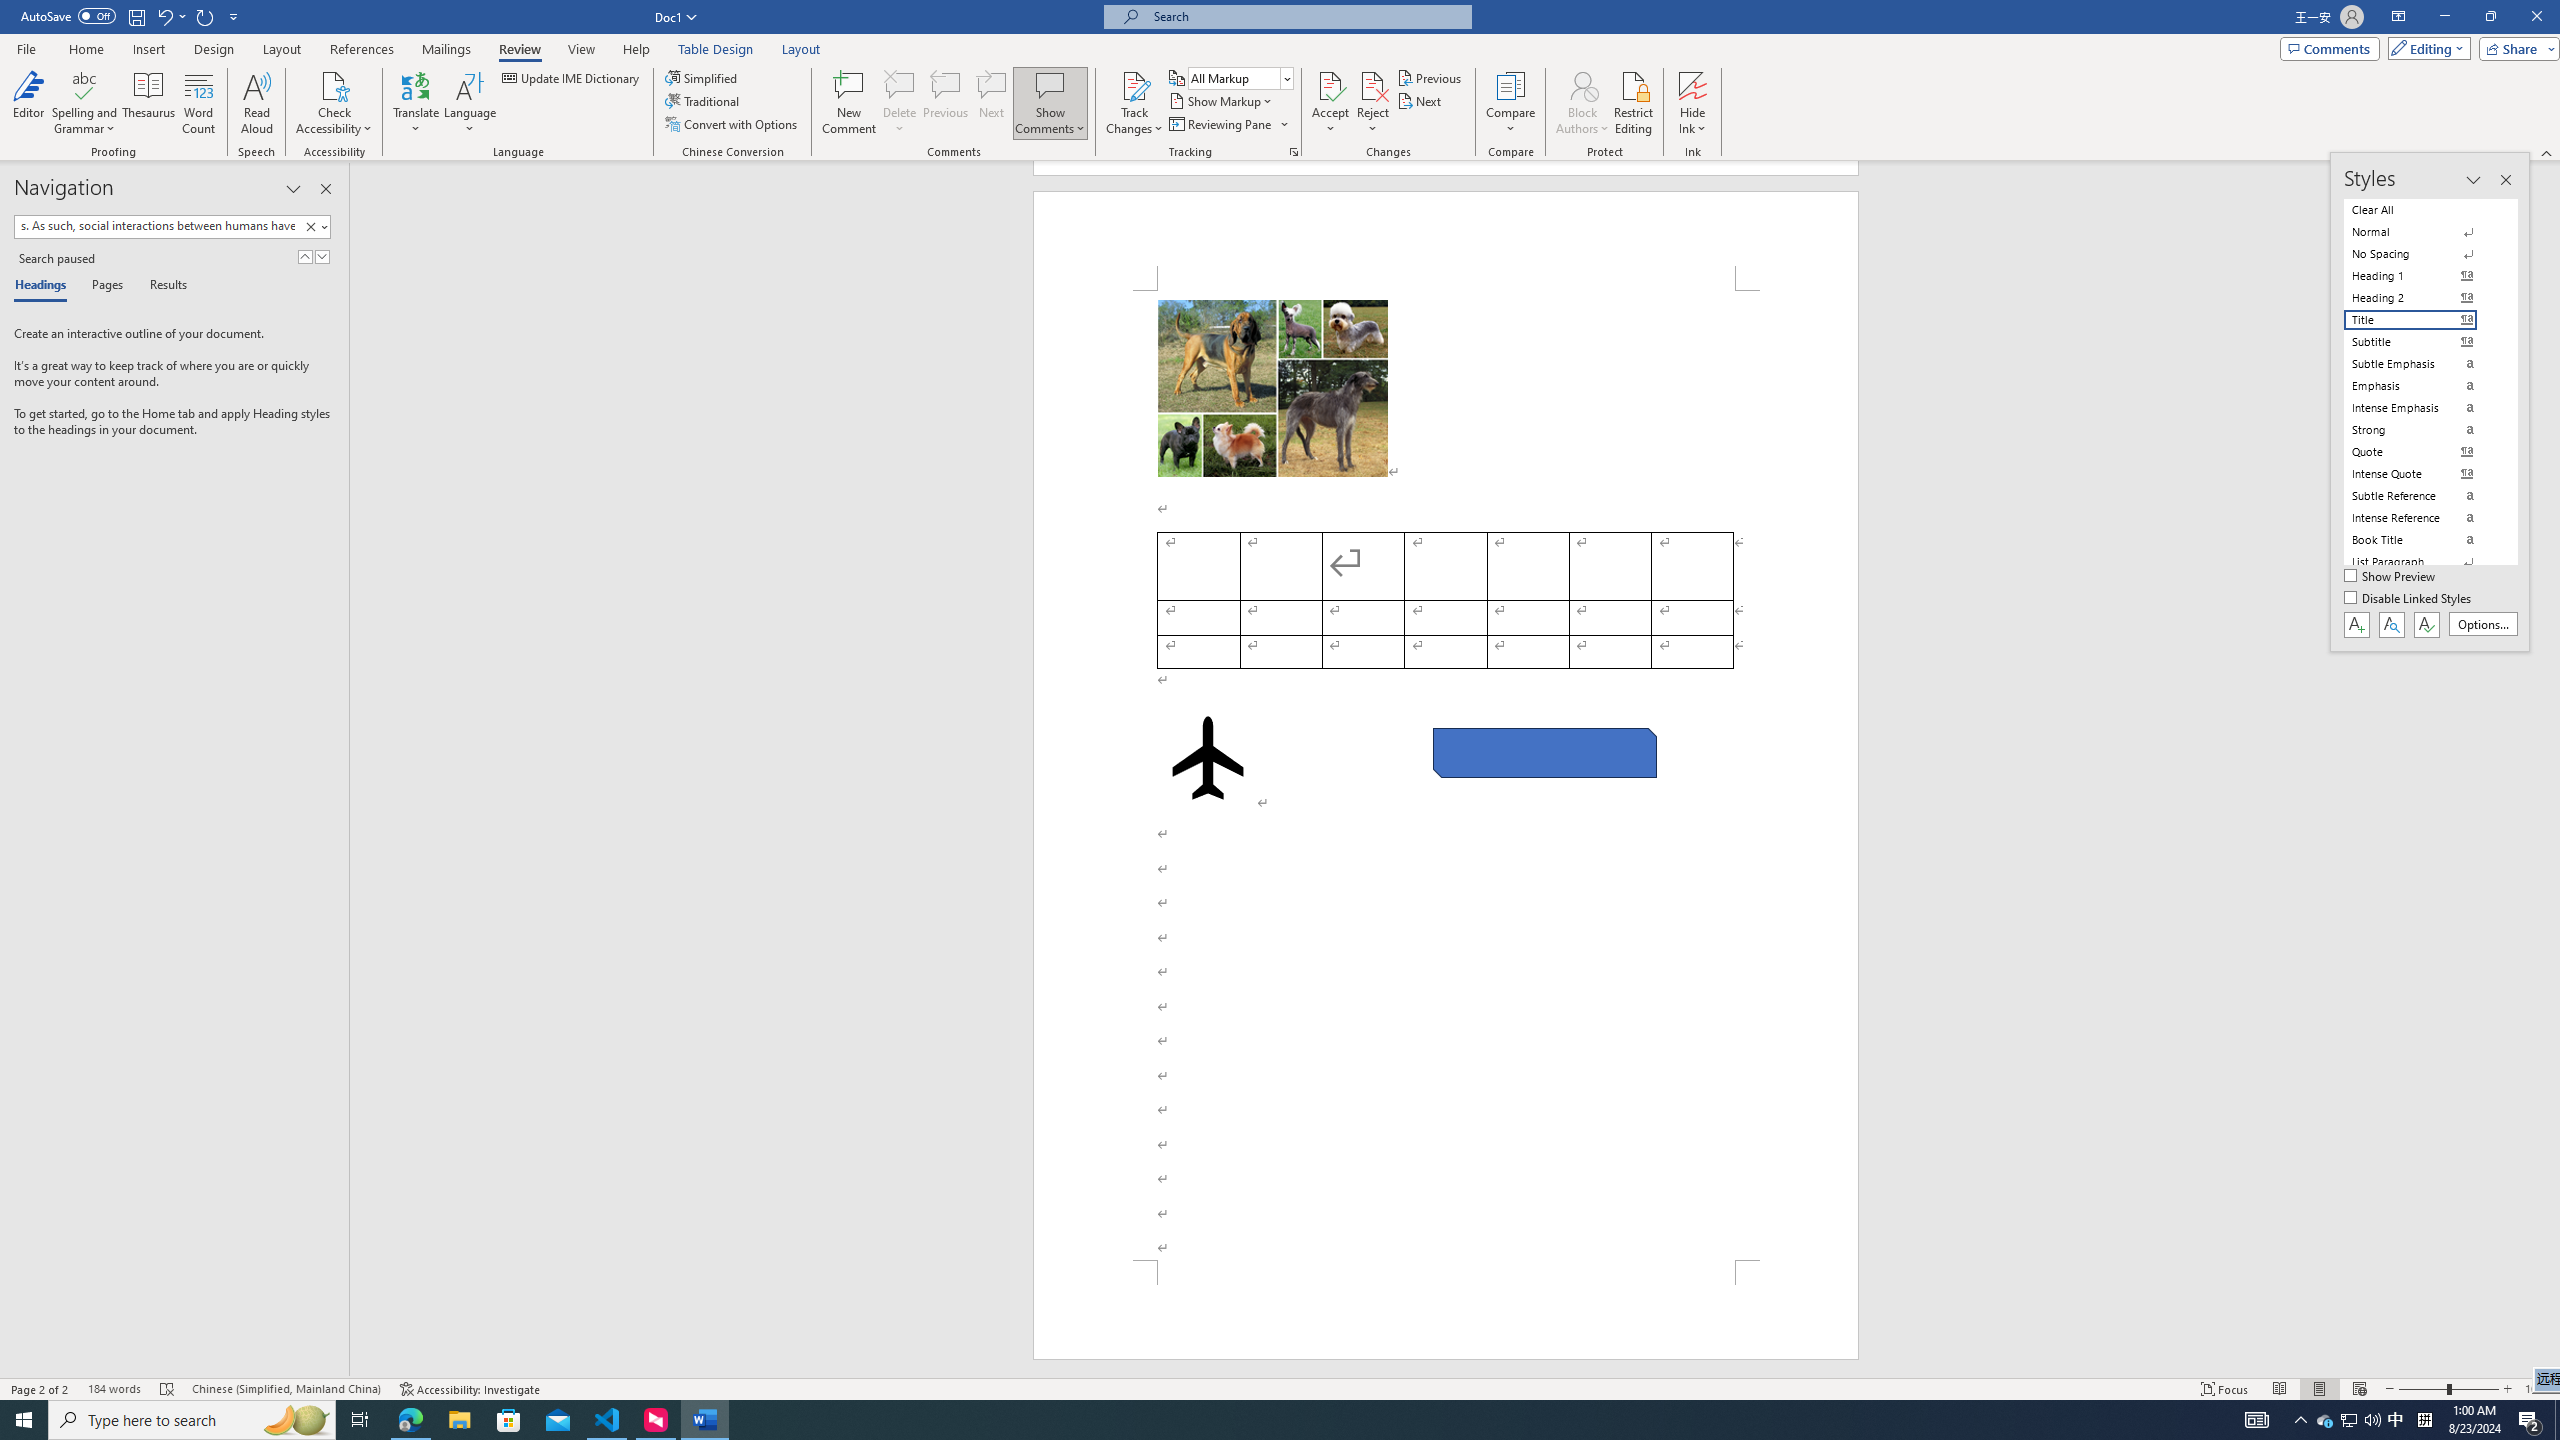  What do you see at coordinates (205, 15) in the screenshot?
I see `'Repeat Style'` at bounding box center [205, 15].